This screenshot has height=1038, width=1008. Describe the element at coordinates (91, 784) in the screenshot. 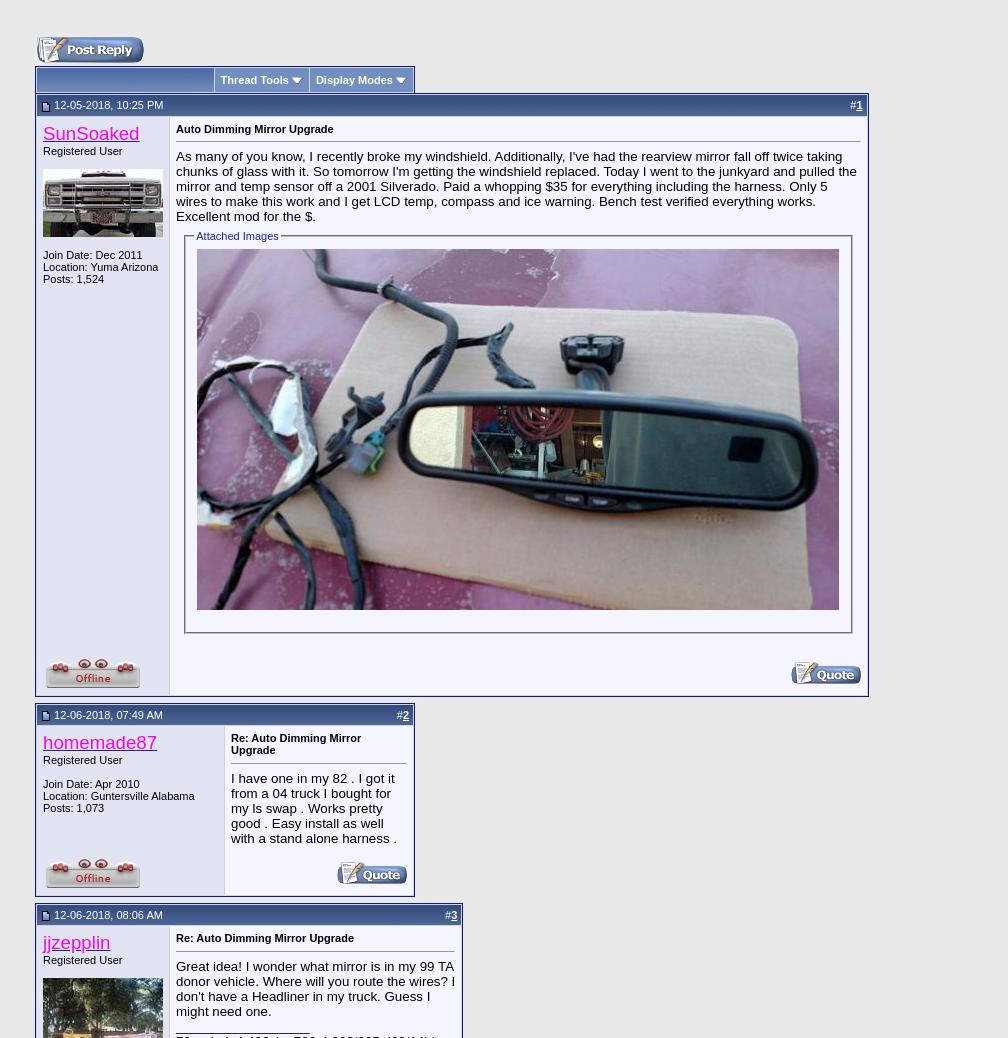

I see `'Join Date: Apr 2010'` at that location.